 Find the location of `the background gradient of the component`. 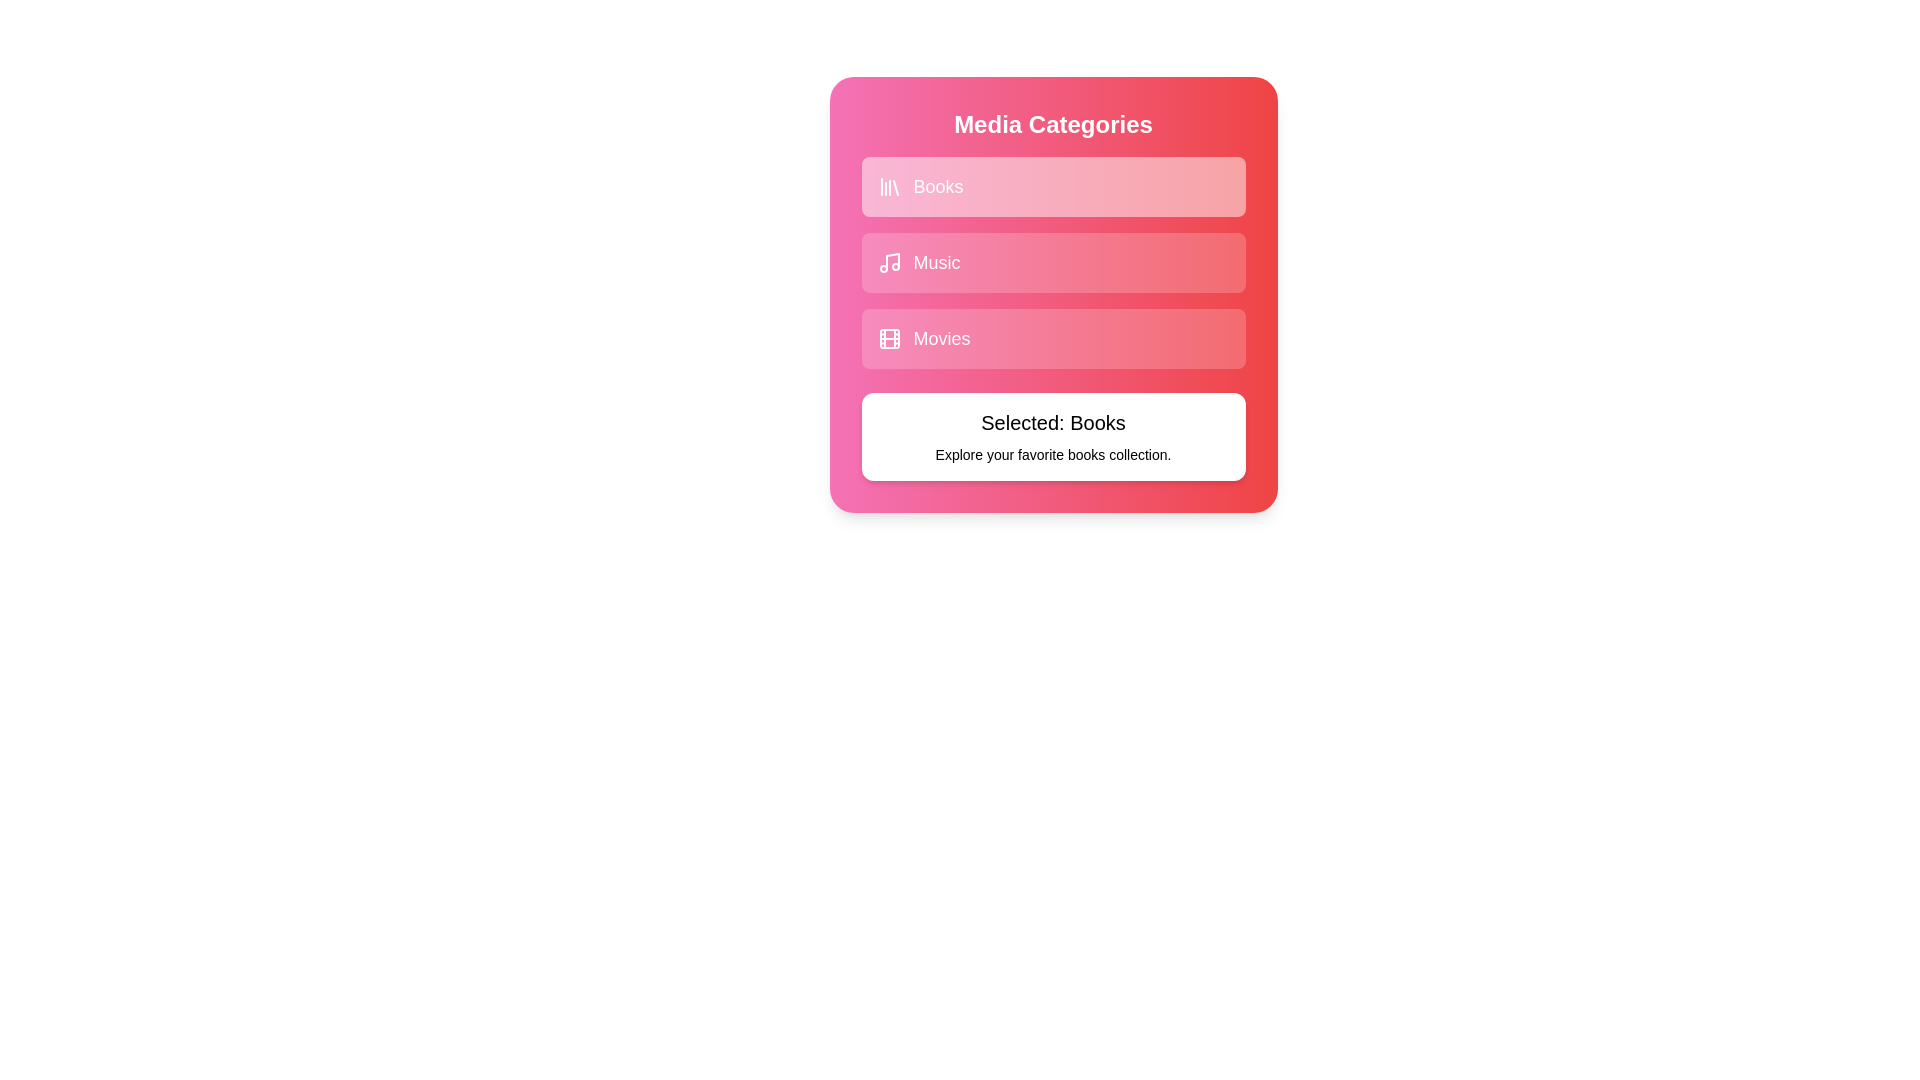

the background gradient of the component is located at coordinates (1052, 294).